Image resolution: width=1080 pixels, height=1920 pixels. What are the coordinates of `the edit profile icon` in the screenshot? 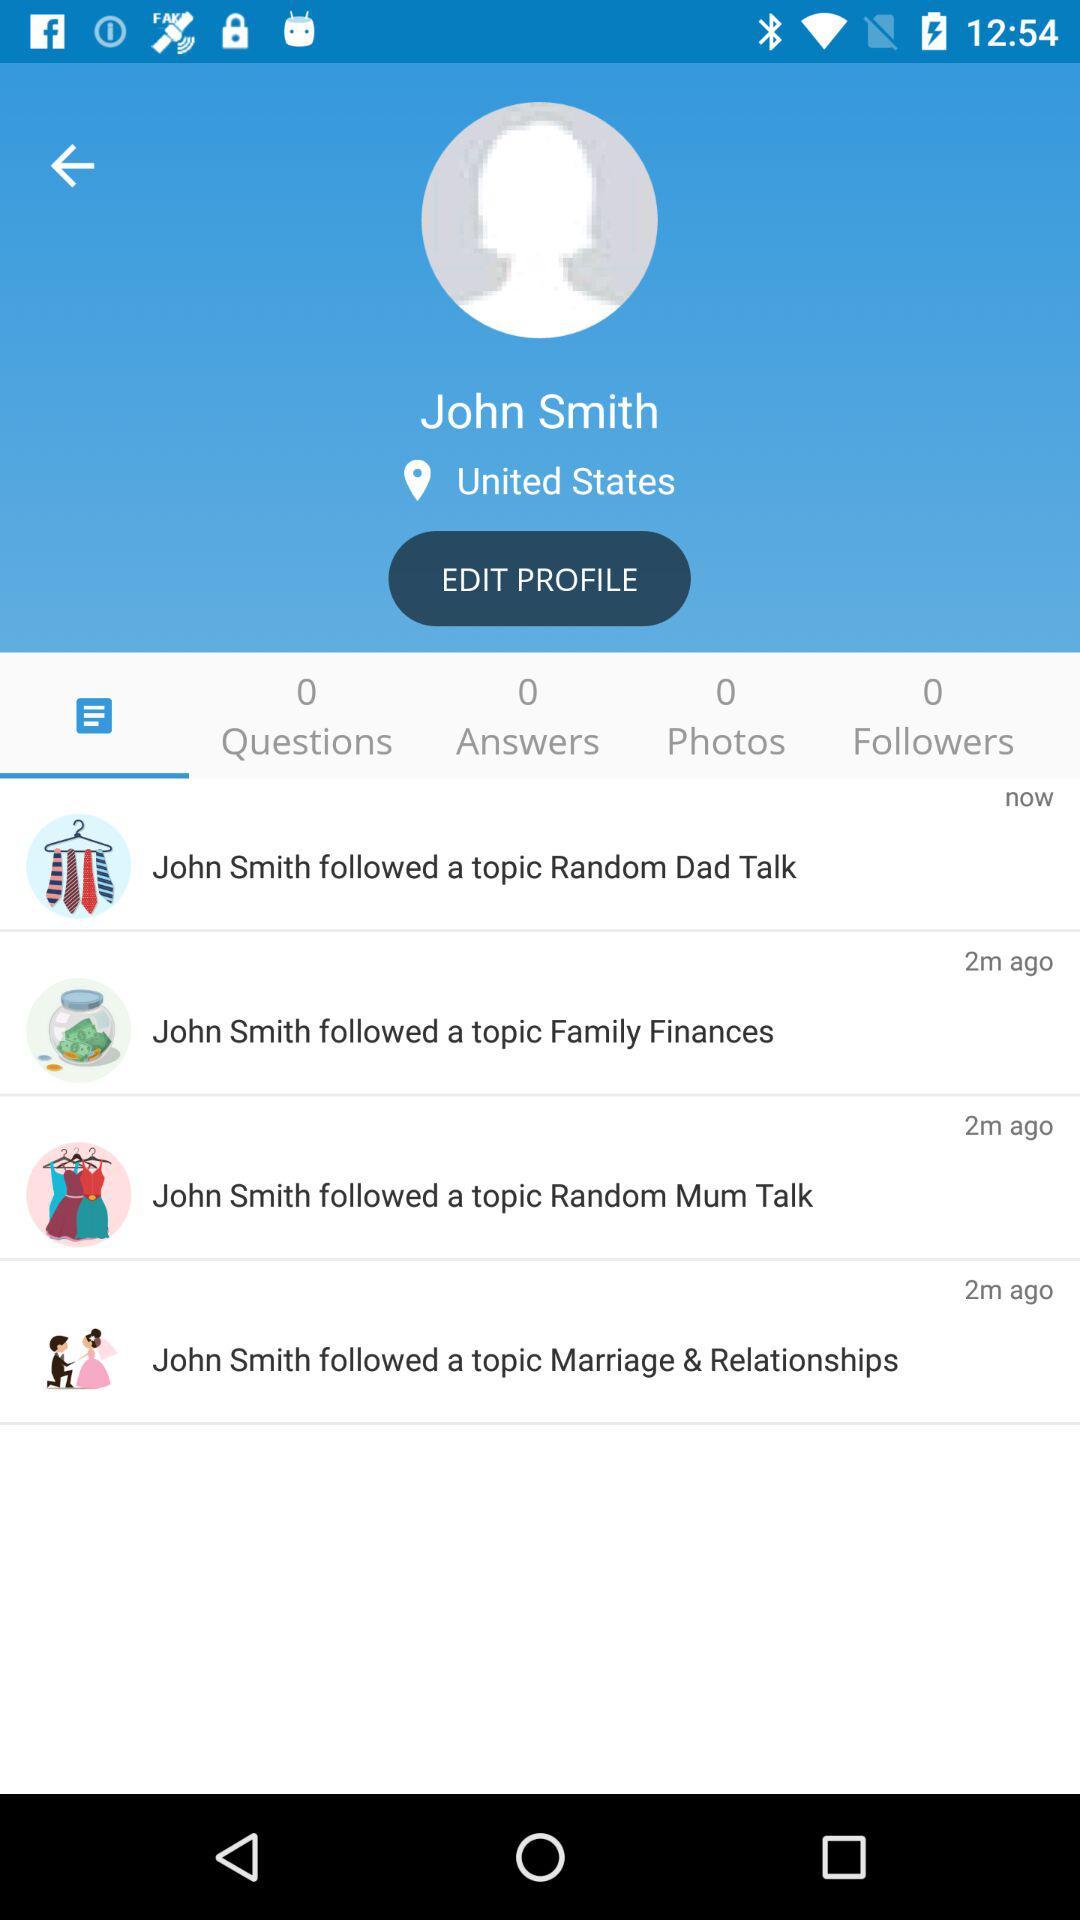 It's located at (538, 577).